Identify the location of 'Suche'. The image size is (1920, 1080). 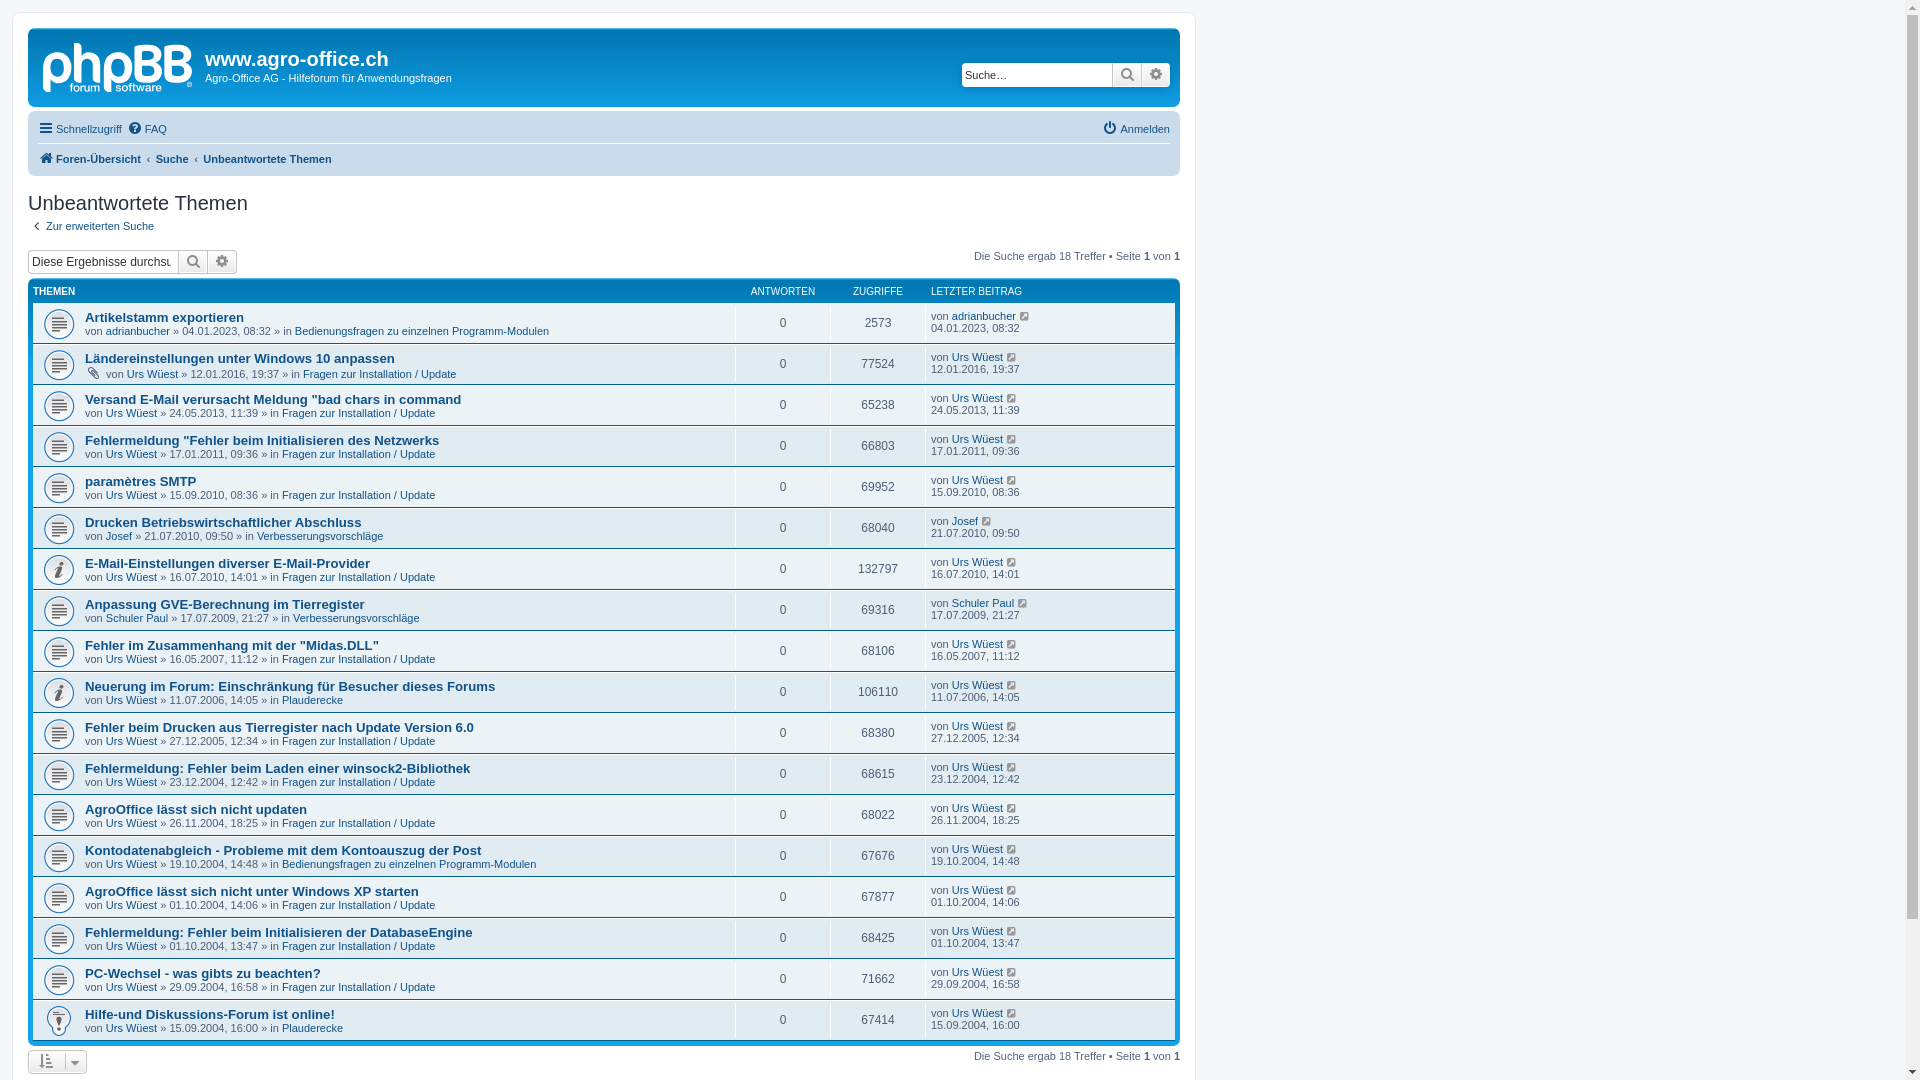
(1127, 73).